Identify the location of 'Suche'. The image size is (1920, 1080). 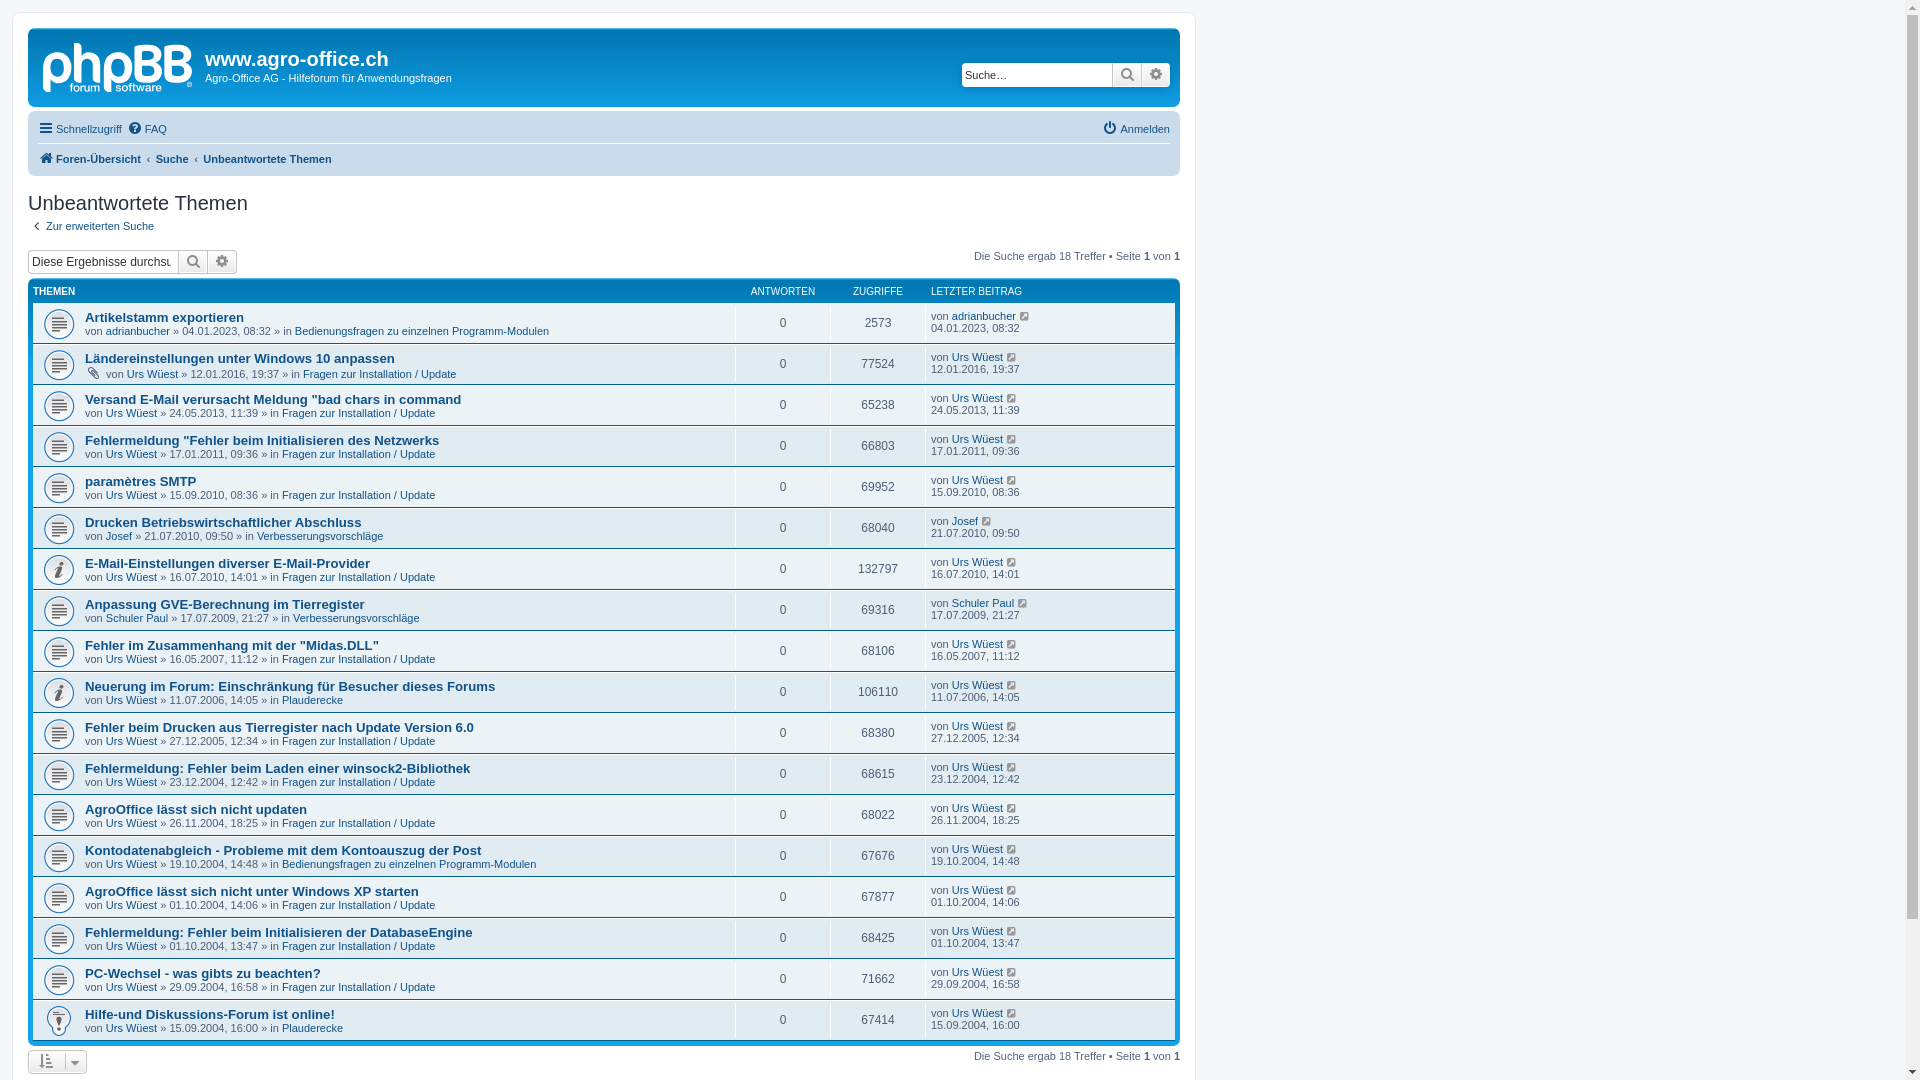
(1127, 73).